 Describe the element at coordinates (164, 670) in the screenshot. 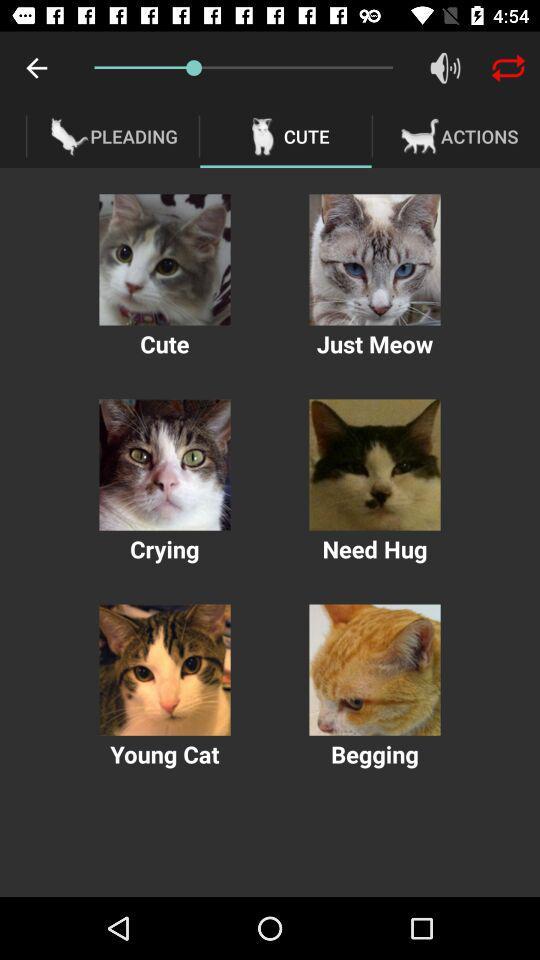

I see `this cat` at that location.